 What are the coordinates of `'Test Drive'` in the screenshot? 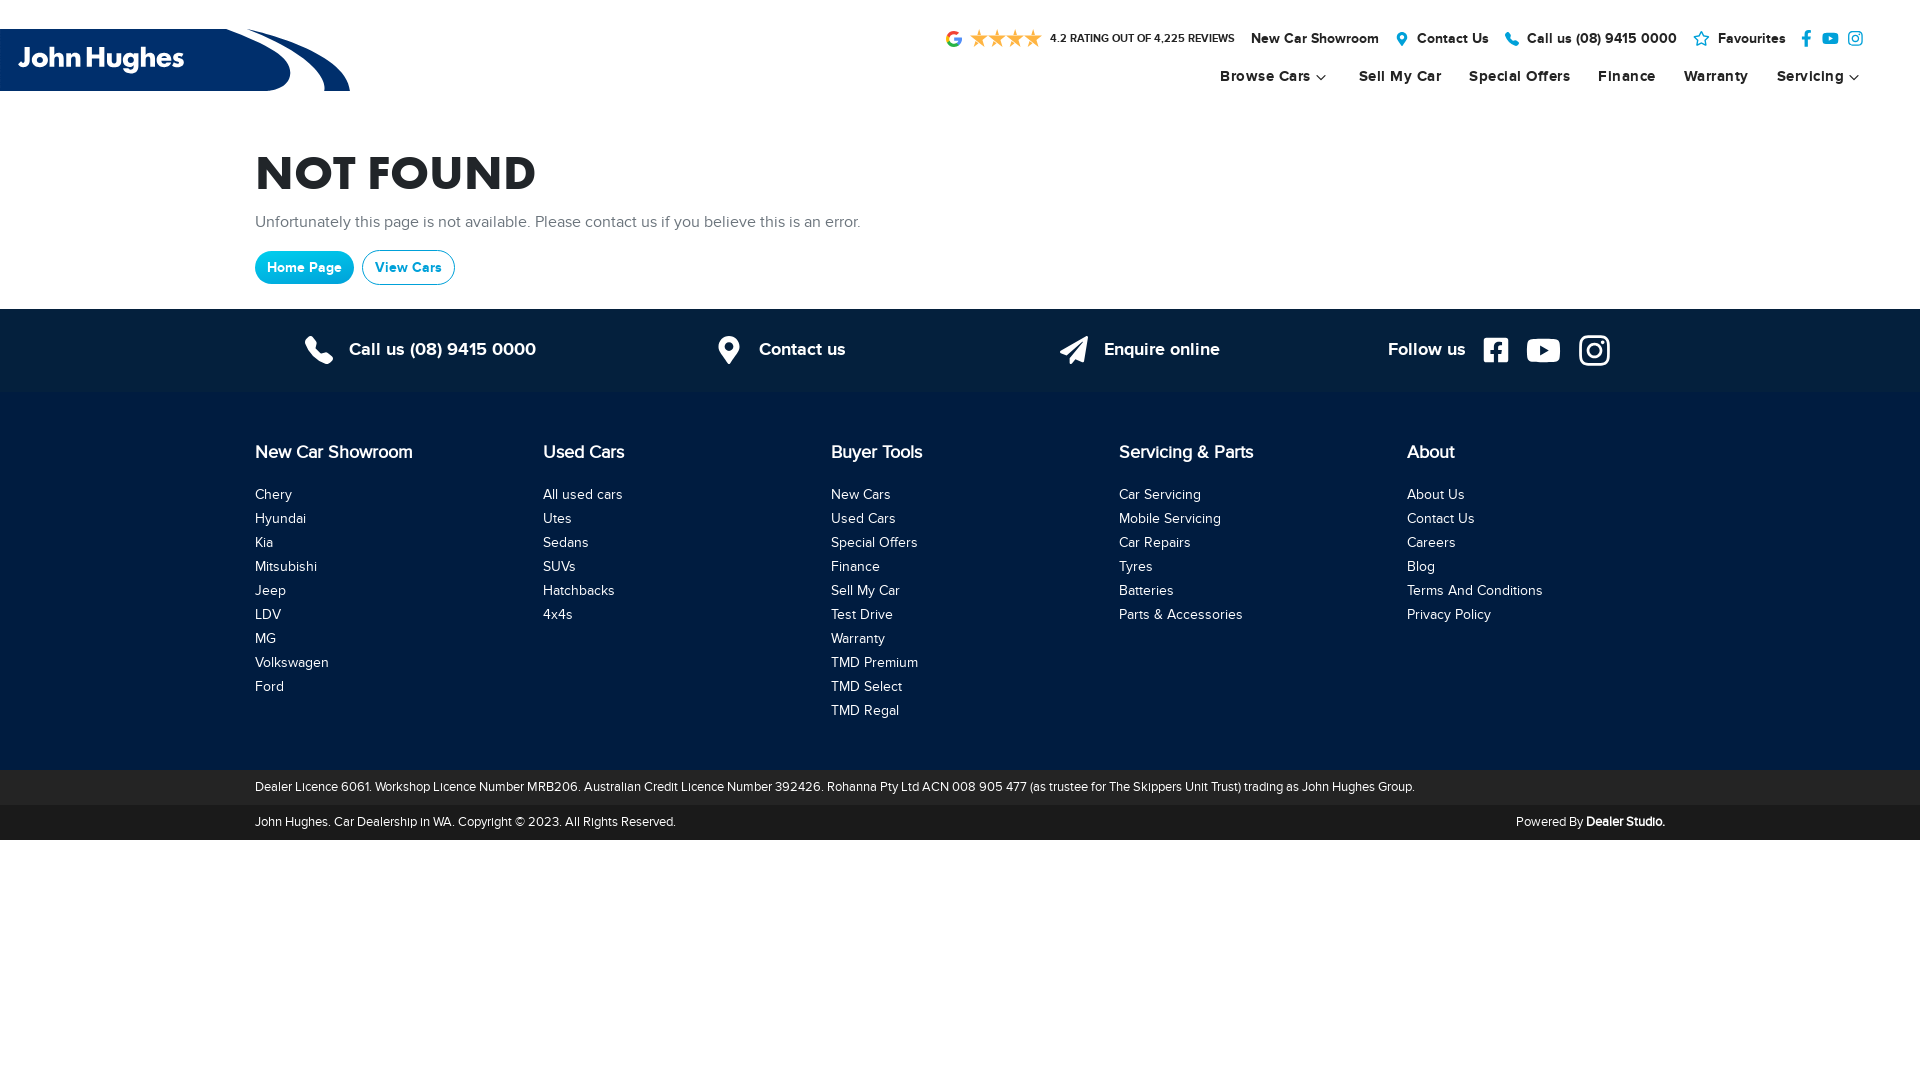 It's located at (862, 613).